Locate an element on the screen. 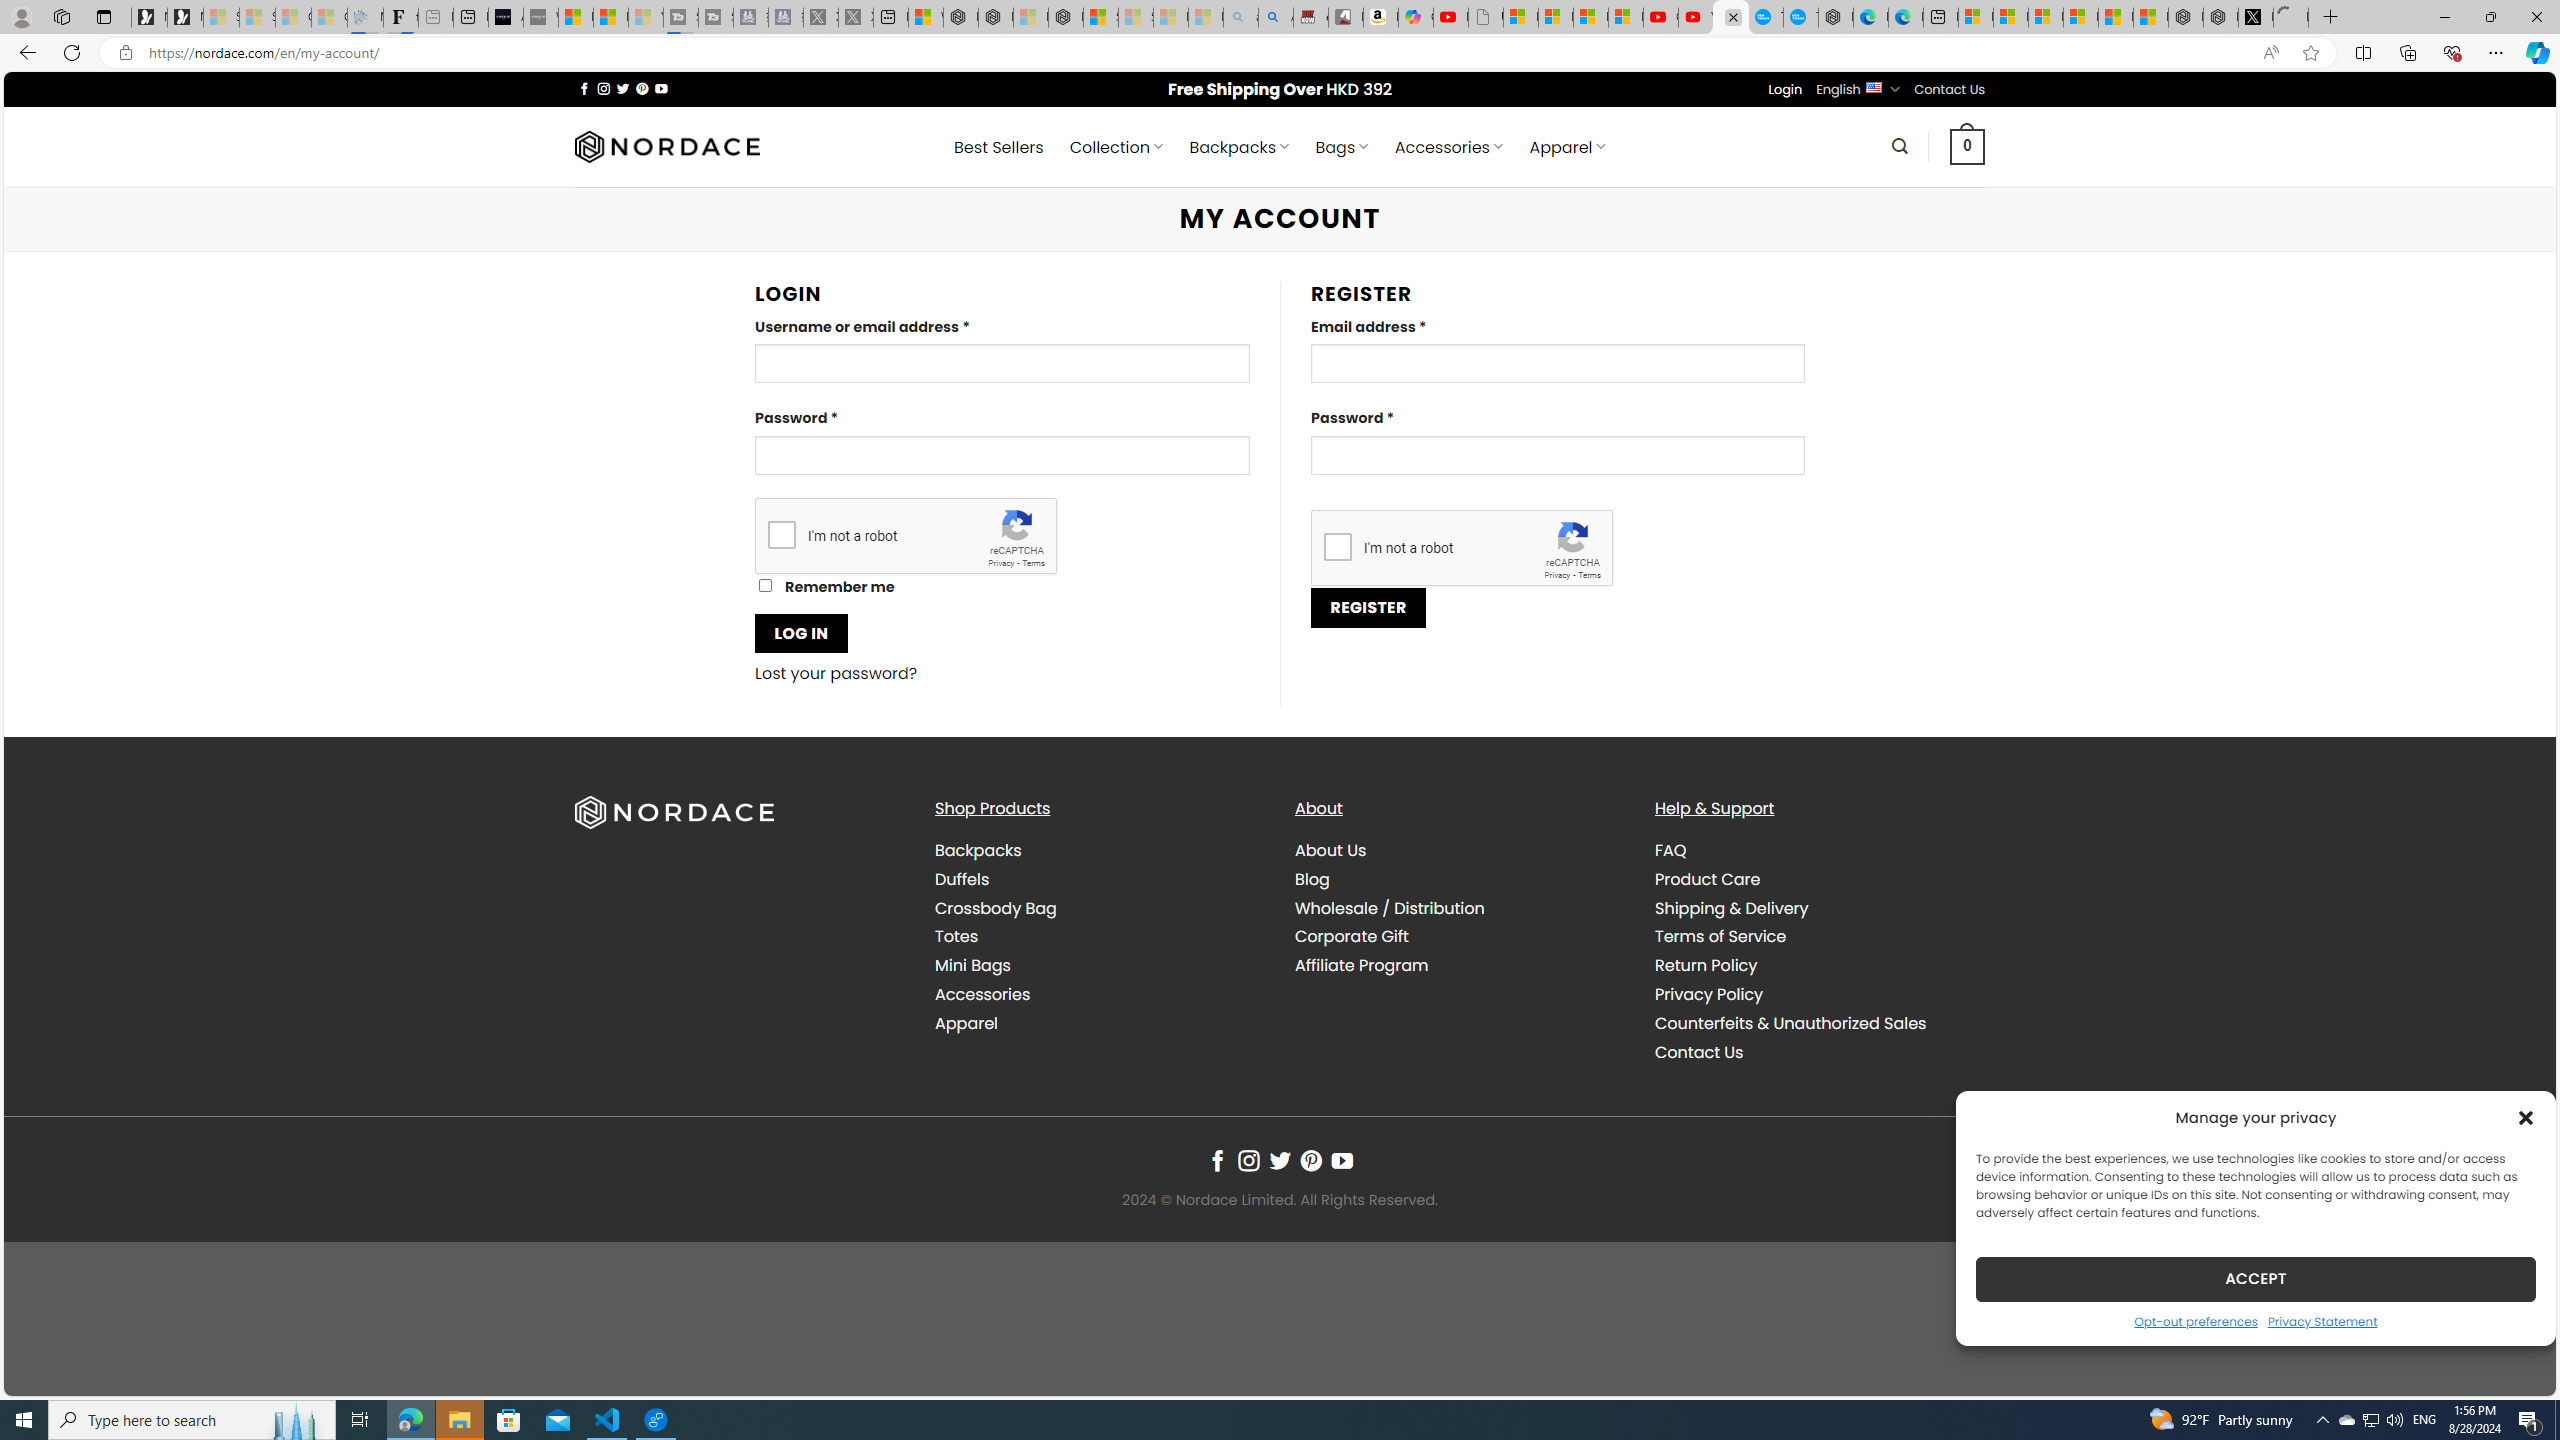  'Return Policy' is located at coordinates (1705, 965).